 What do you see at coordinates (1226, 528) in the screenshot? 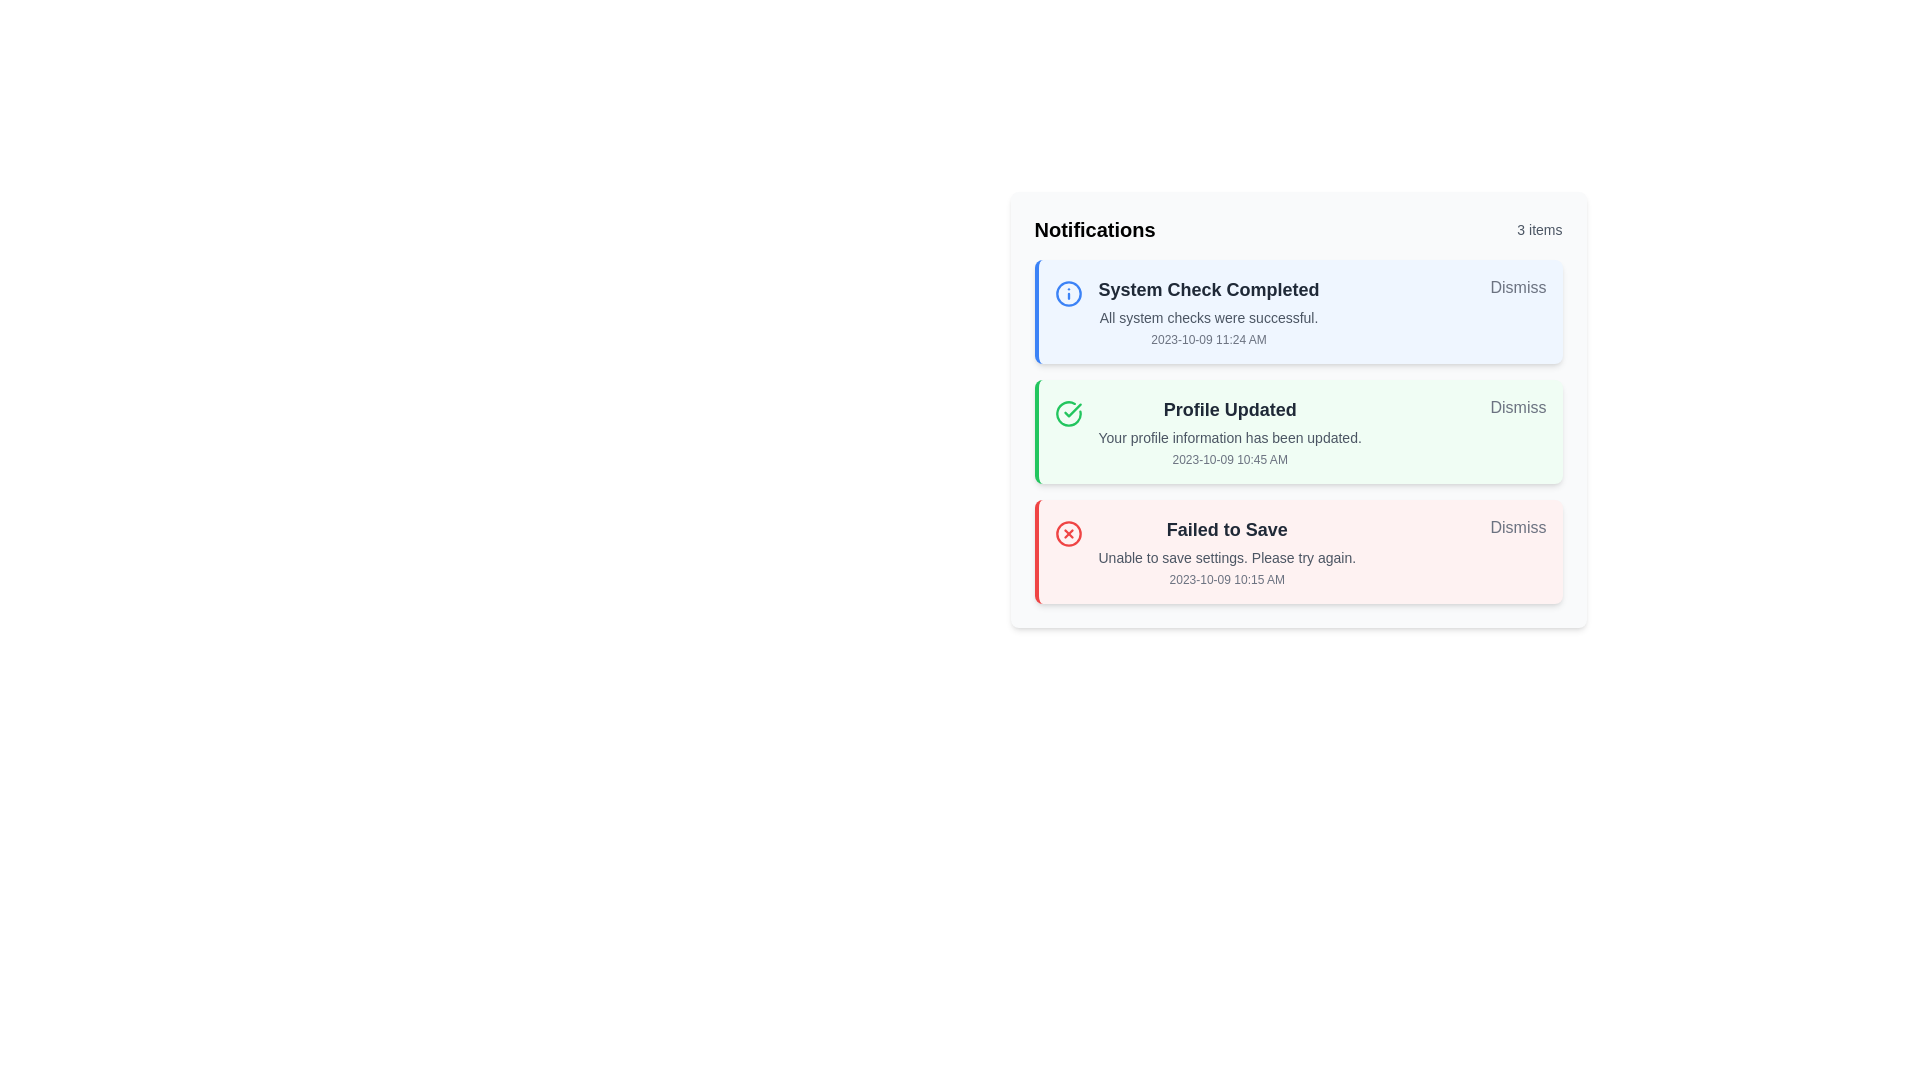
I see `the static text label displaying 'Failed to Save', which is located in the third notification card with a light red background` at bounding box center [1226, 528].